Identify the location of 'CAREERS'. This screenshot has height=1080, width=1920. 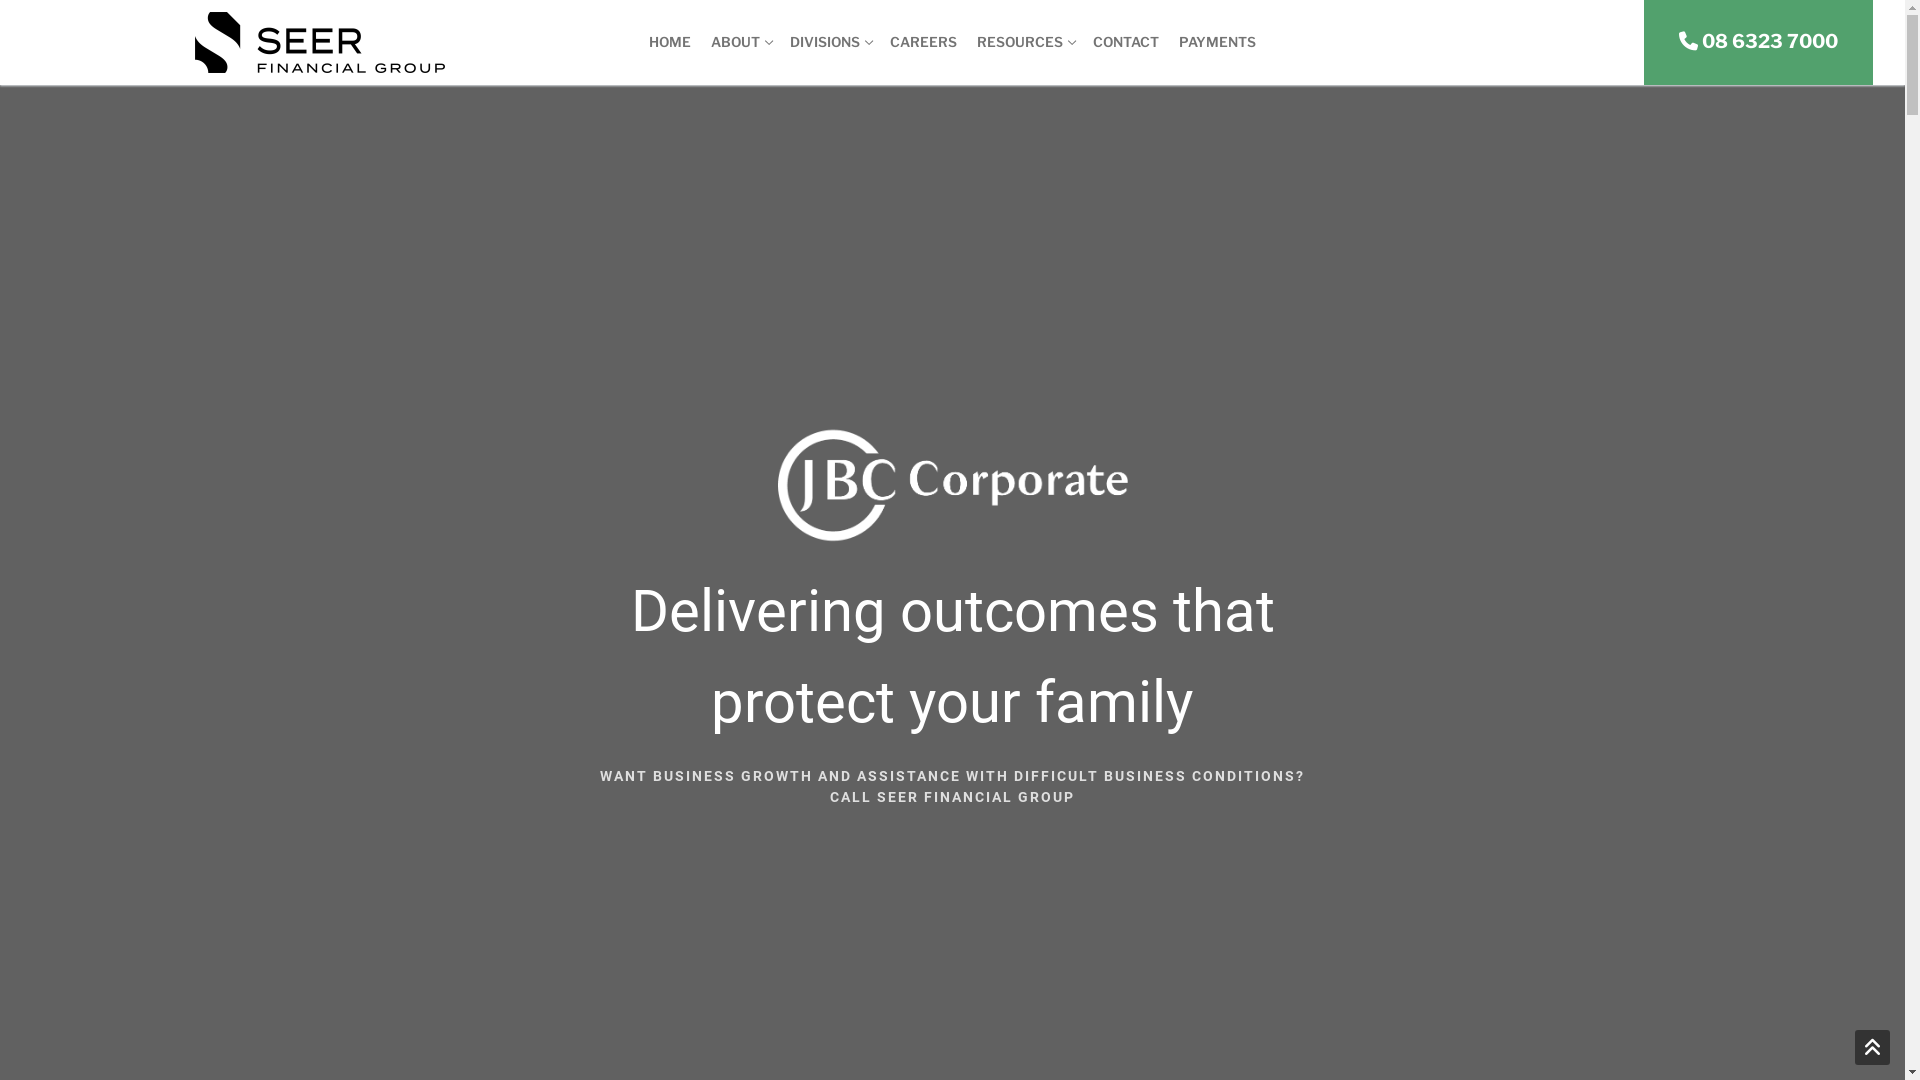
(922, 42).